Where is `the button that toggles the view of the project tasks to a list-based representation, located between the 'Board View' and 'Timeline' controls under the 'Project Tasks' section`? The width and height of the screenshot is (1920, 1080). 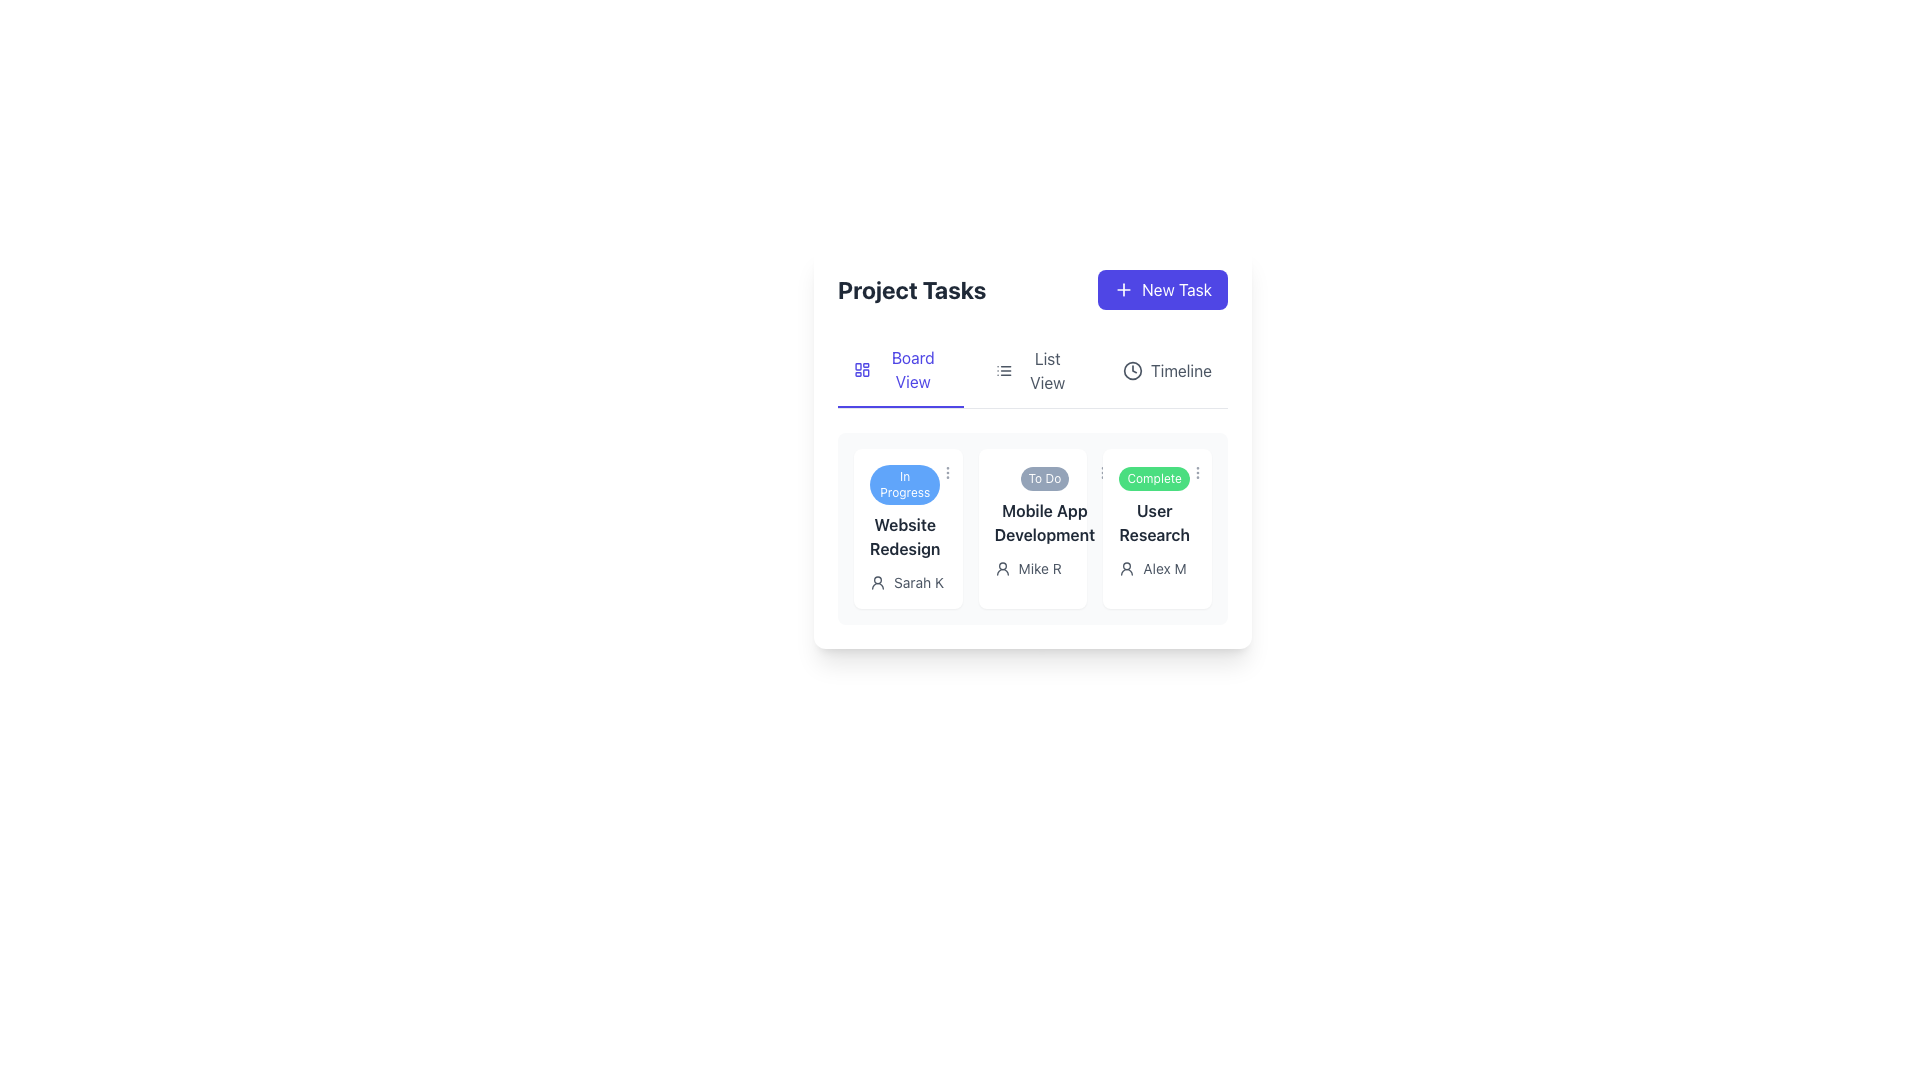
the button that toggles the view of the project tasks to a list-based representation, located between the 'Board View' and 'Timeline' controls under the 'Project Tasks' section is located at coordinates (1035, 370).